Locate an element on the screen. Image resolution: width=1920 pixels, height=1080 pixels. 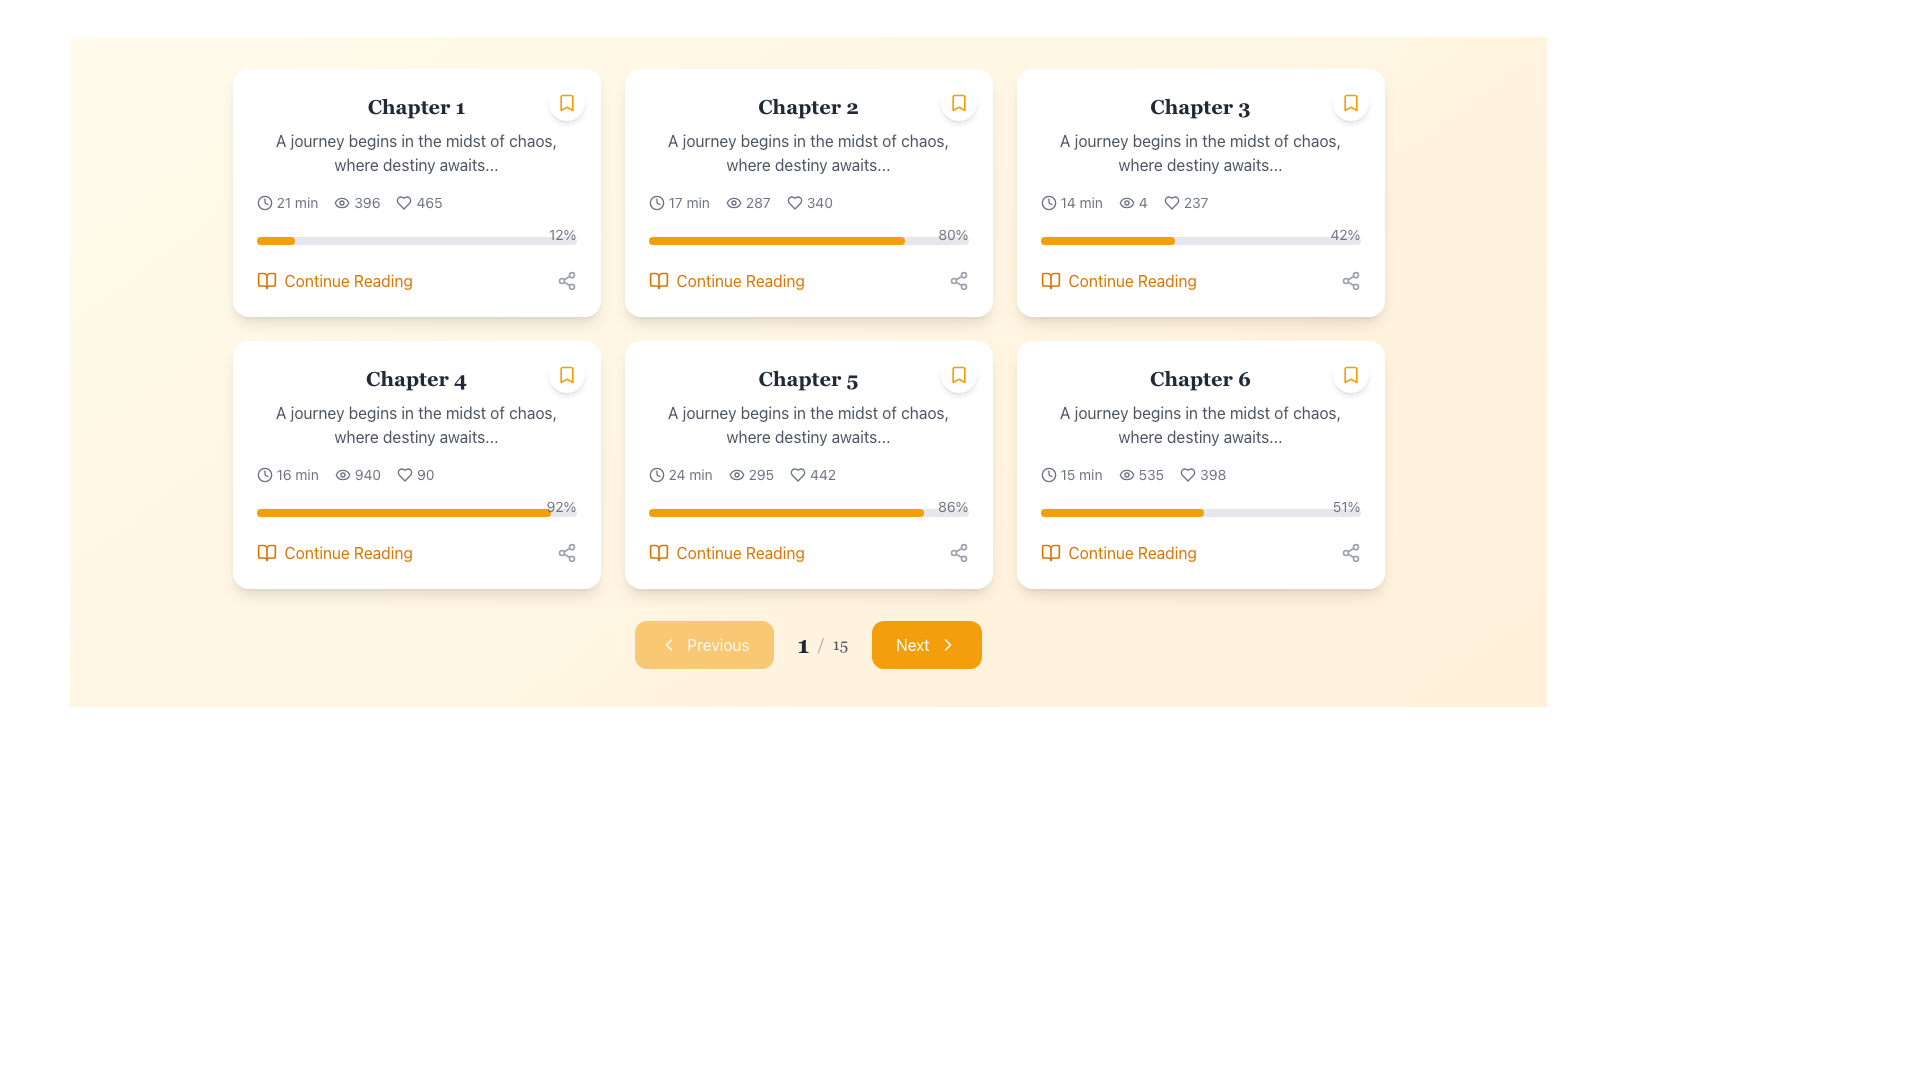
the heart-shaped icon located in the bottom-right quadrant of the Chapter 6 card, specifically to the left of the numeric indicator showing '398' is located at coordinates (1188, 474).